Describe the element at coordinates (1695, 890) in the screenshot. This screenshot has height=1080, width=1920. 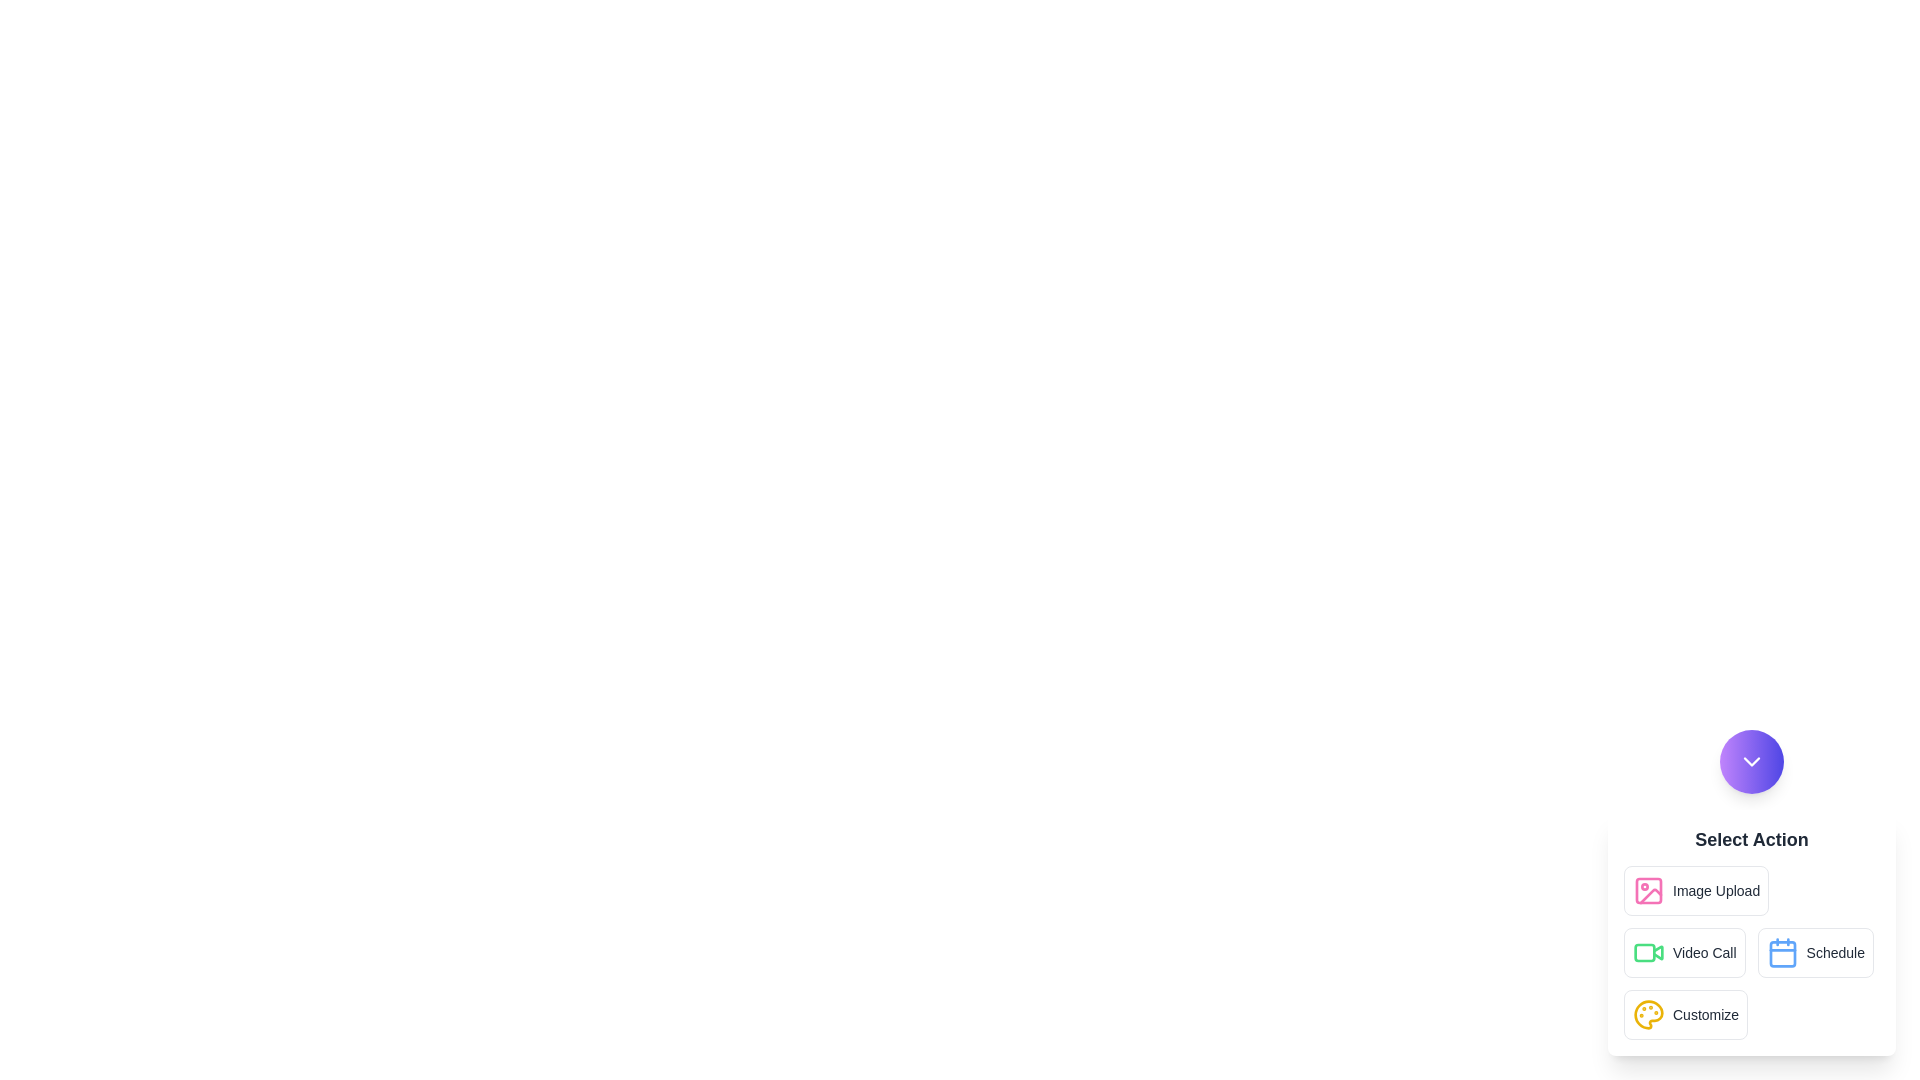
I see `the image upload button located below the dropdown icon and above the 'Video Call' button to initiate the image upload process` at that location.